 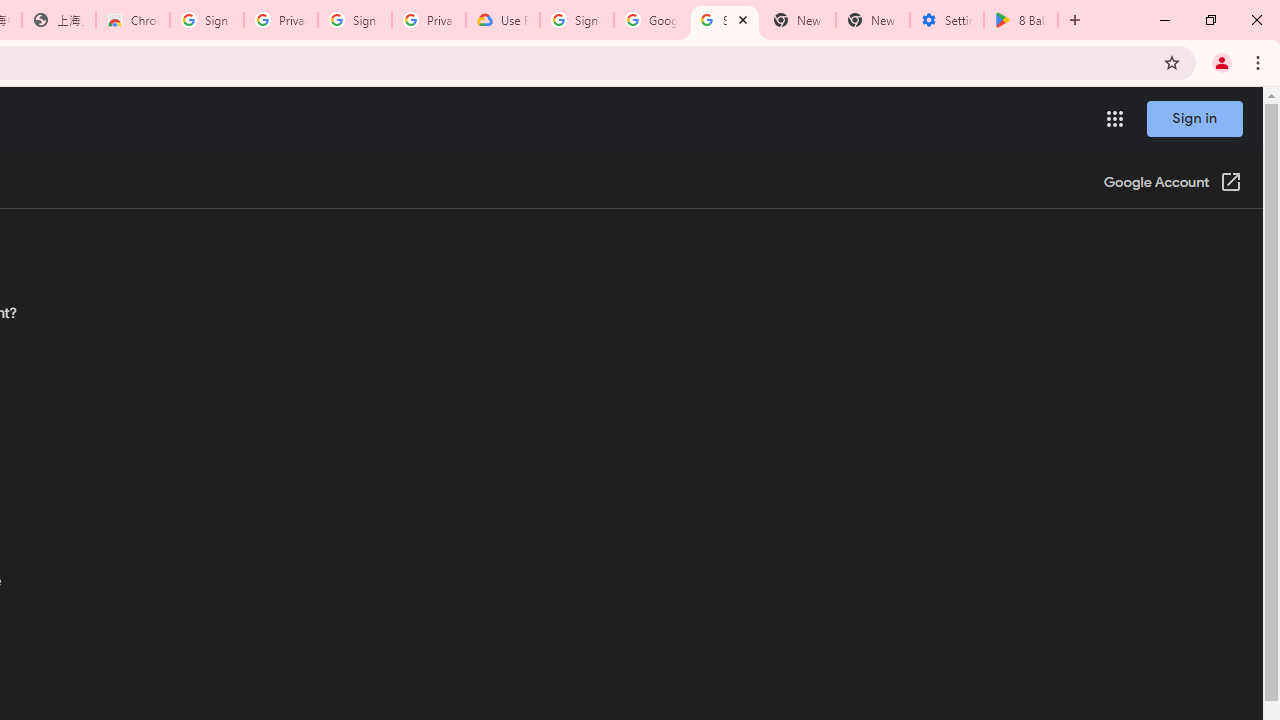 I want to click on '8 Ball Pool - Apps on Google Play', so click(x=1021, y=20).